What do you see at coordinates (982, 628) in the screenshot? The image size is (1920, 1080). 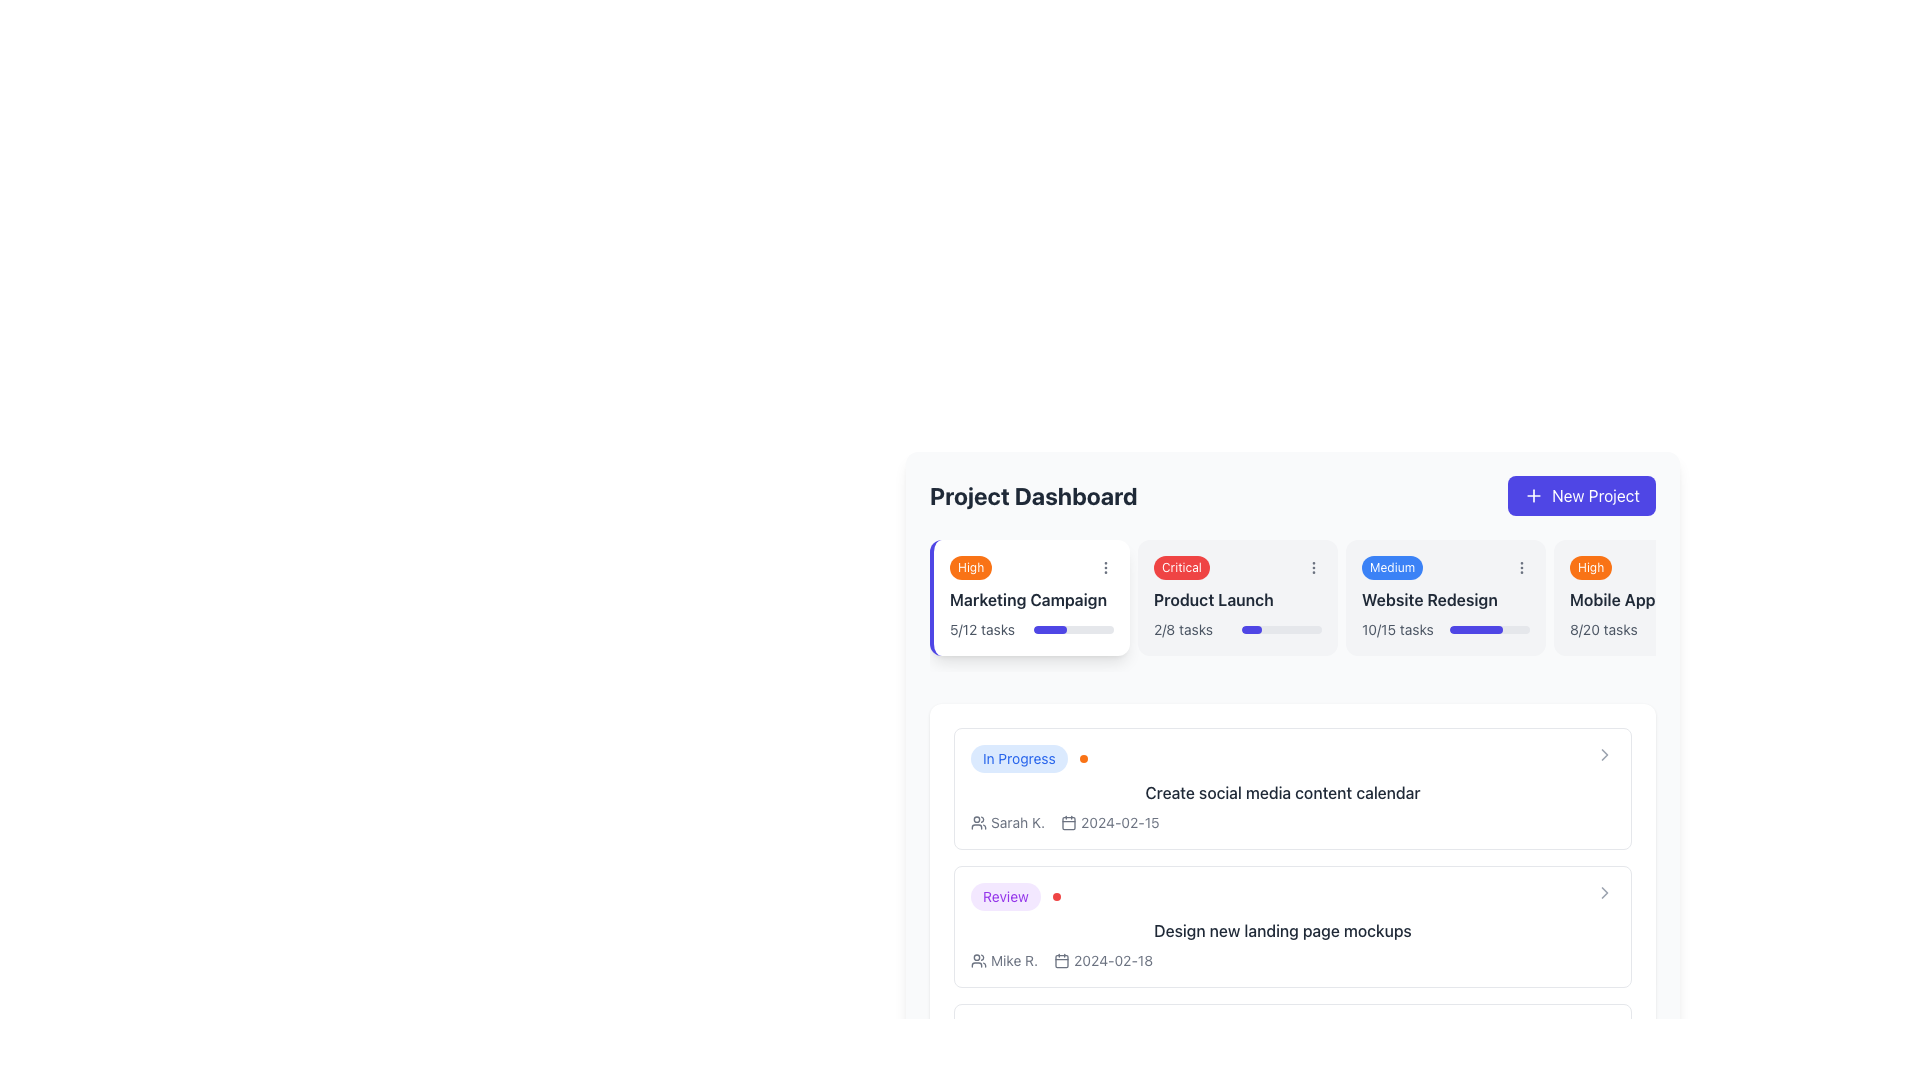 I see `the static text label that indicates the progress of tasks within the 'Marketing Campaign' project, which displays the number of completed tasks out of the total` at bounding box center [982, 628].